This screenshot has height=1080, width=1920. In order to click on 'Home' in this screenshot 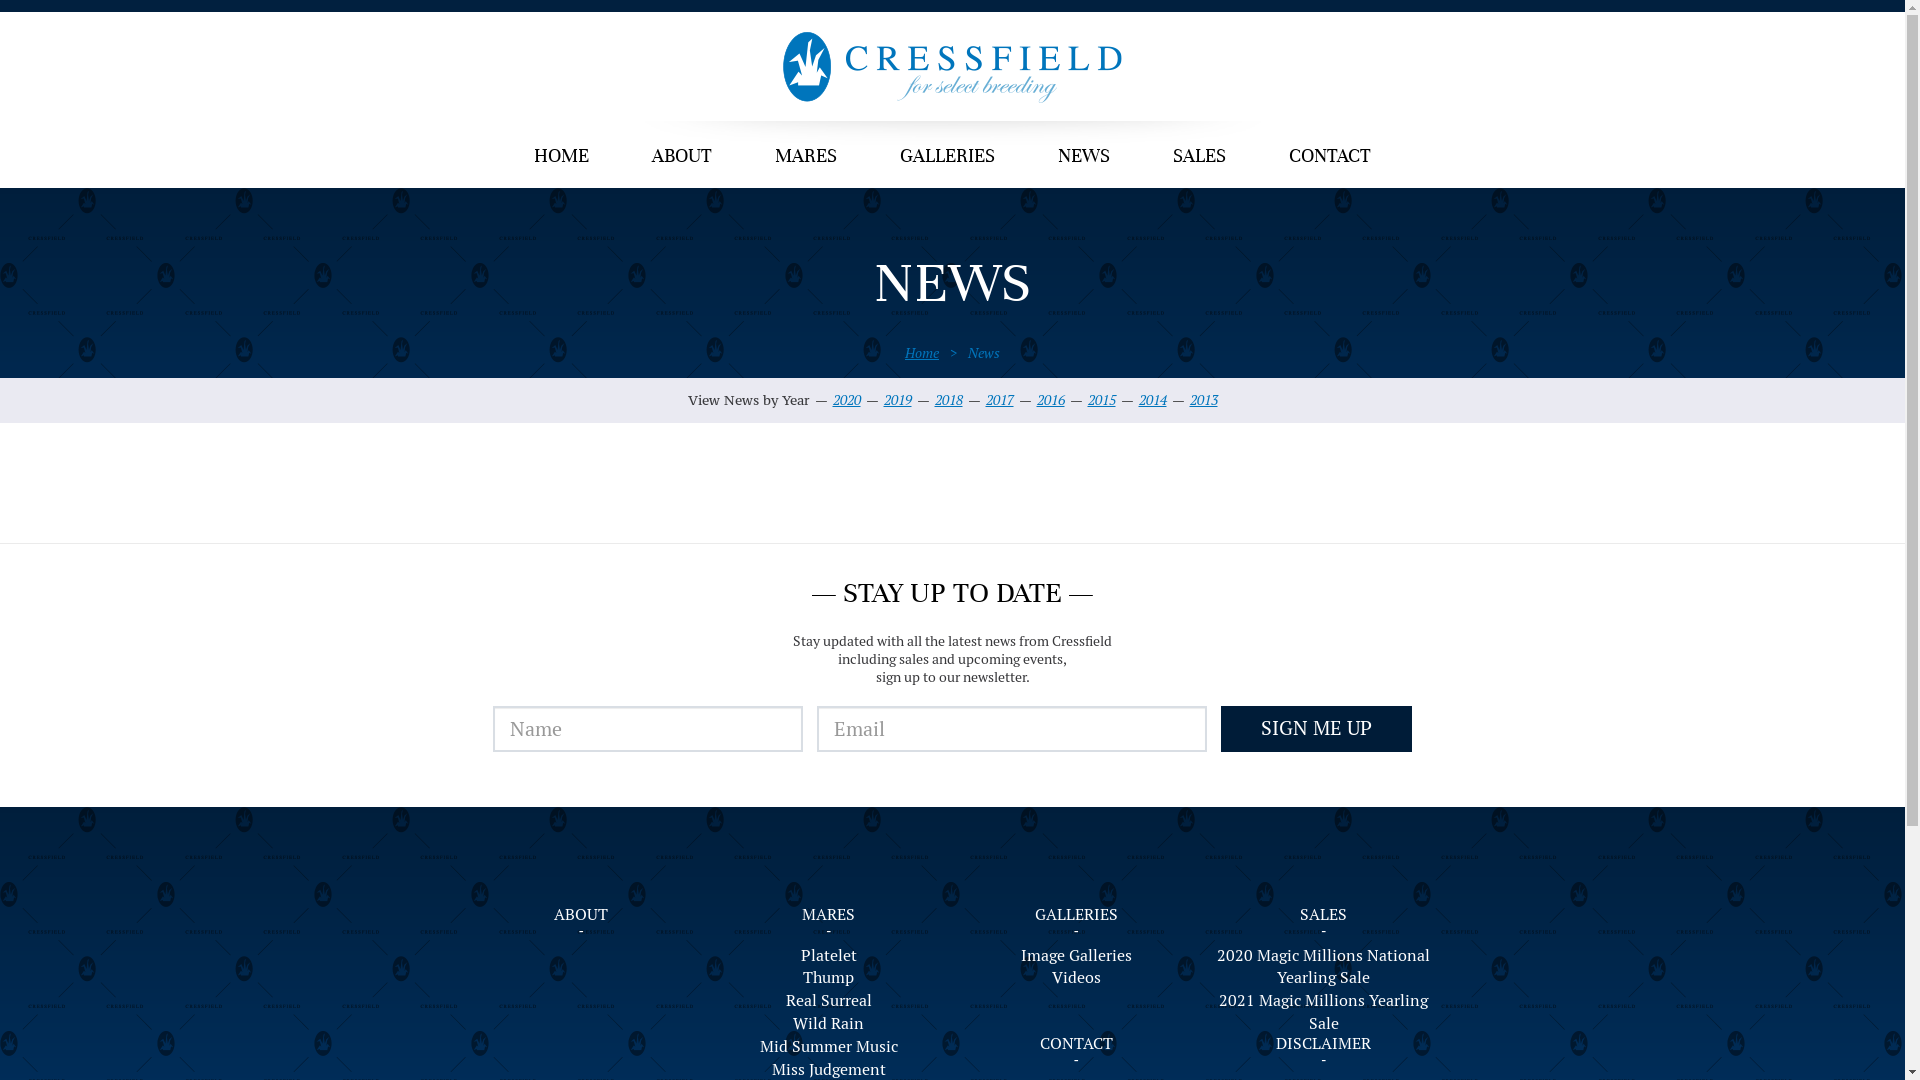, I will do `click(920, 352)`.